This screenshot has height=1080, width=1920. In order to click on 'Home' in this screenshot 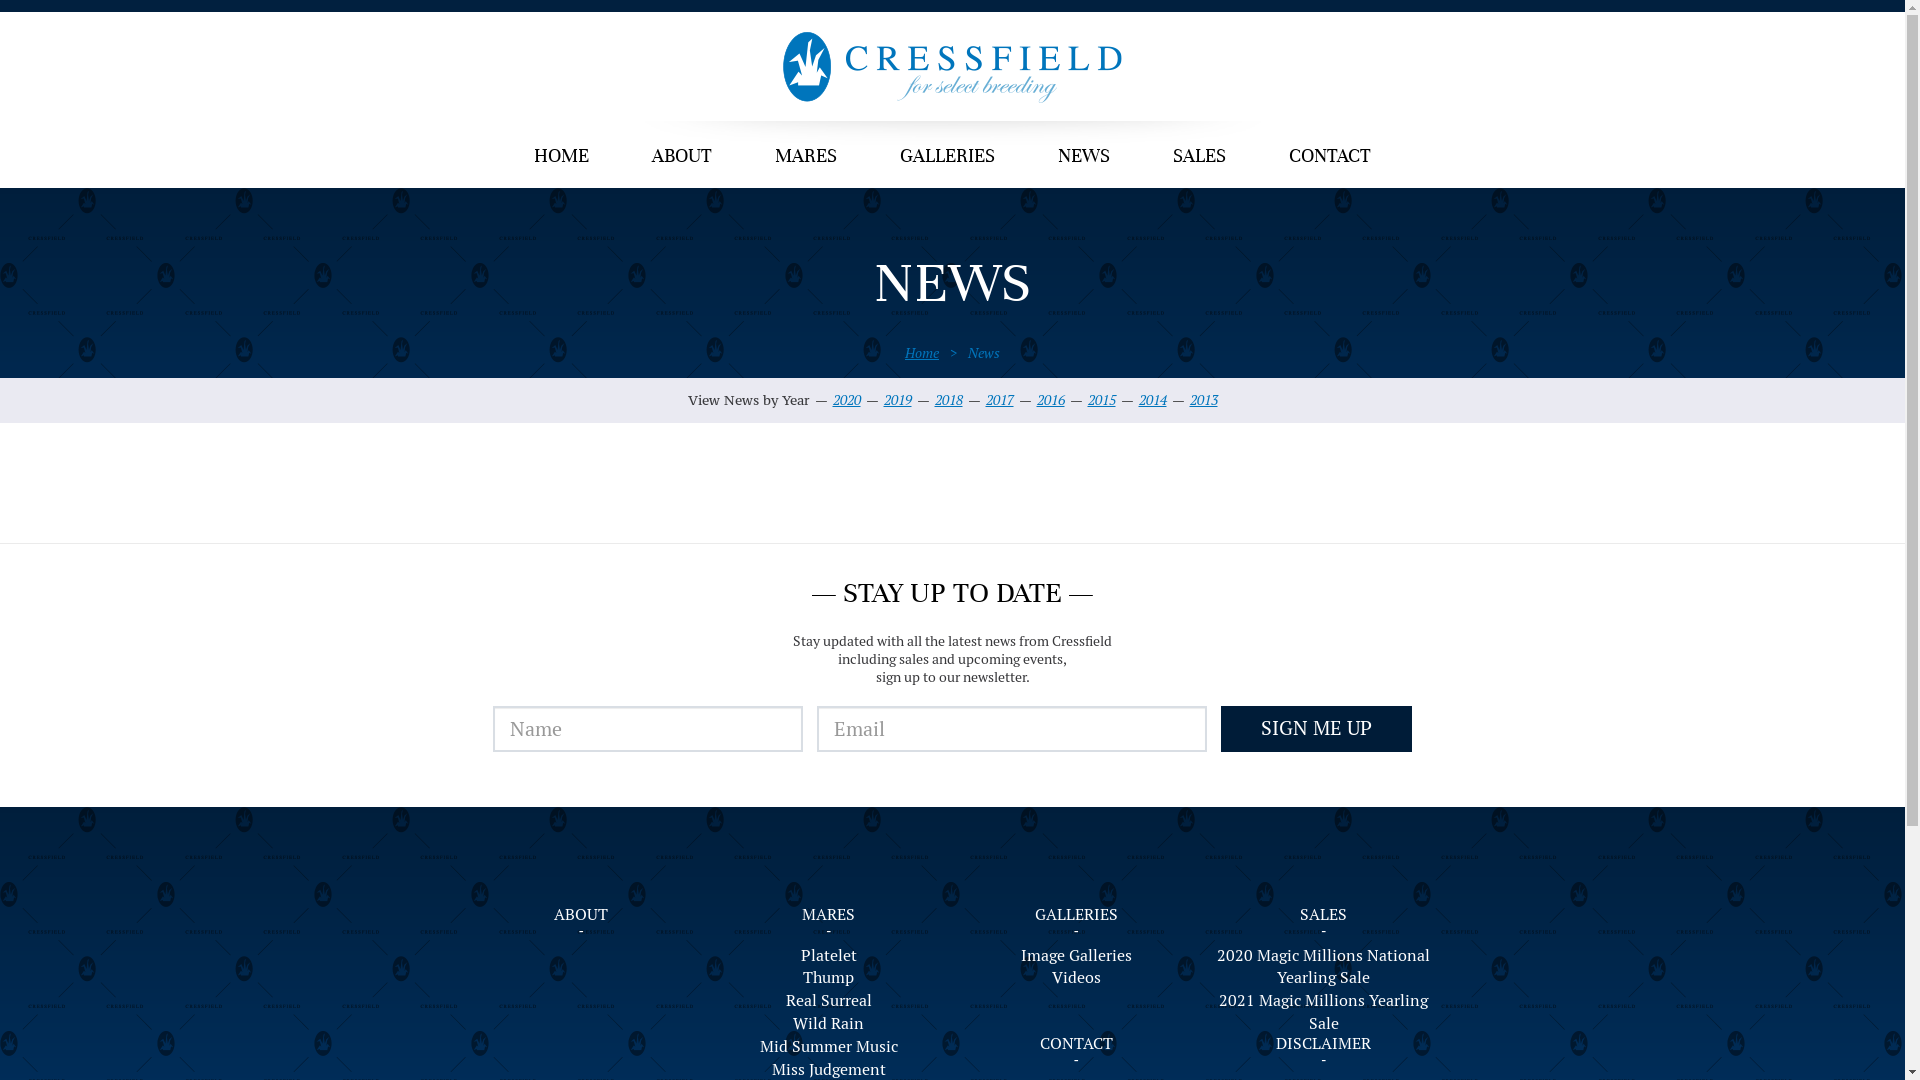, I will do `click(920, 352)`.